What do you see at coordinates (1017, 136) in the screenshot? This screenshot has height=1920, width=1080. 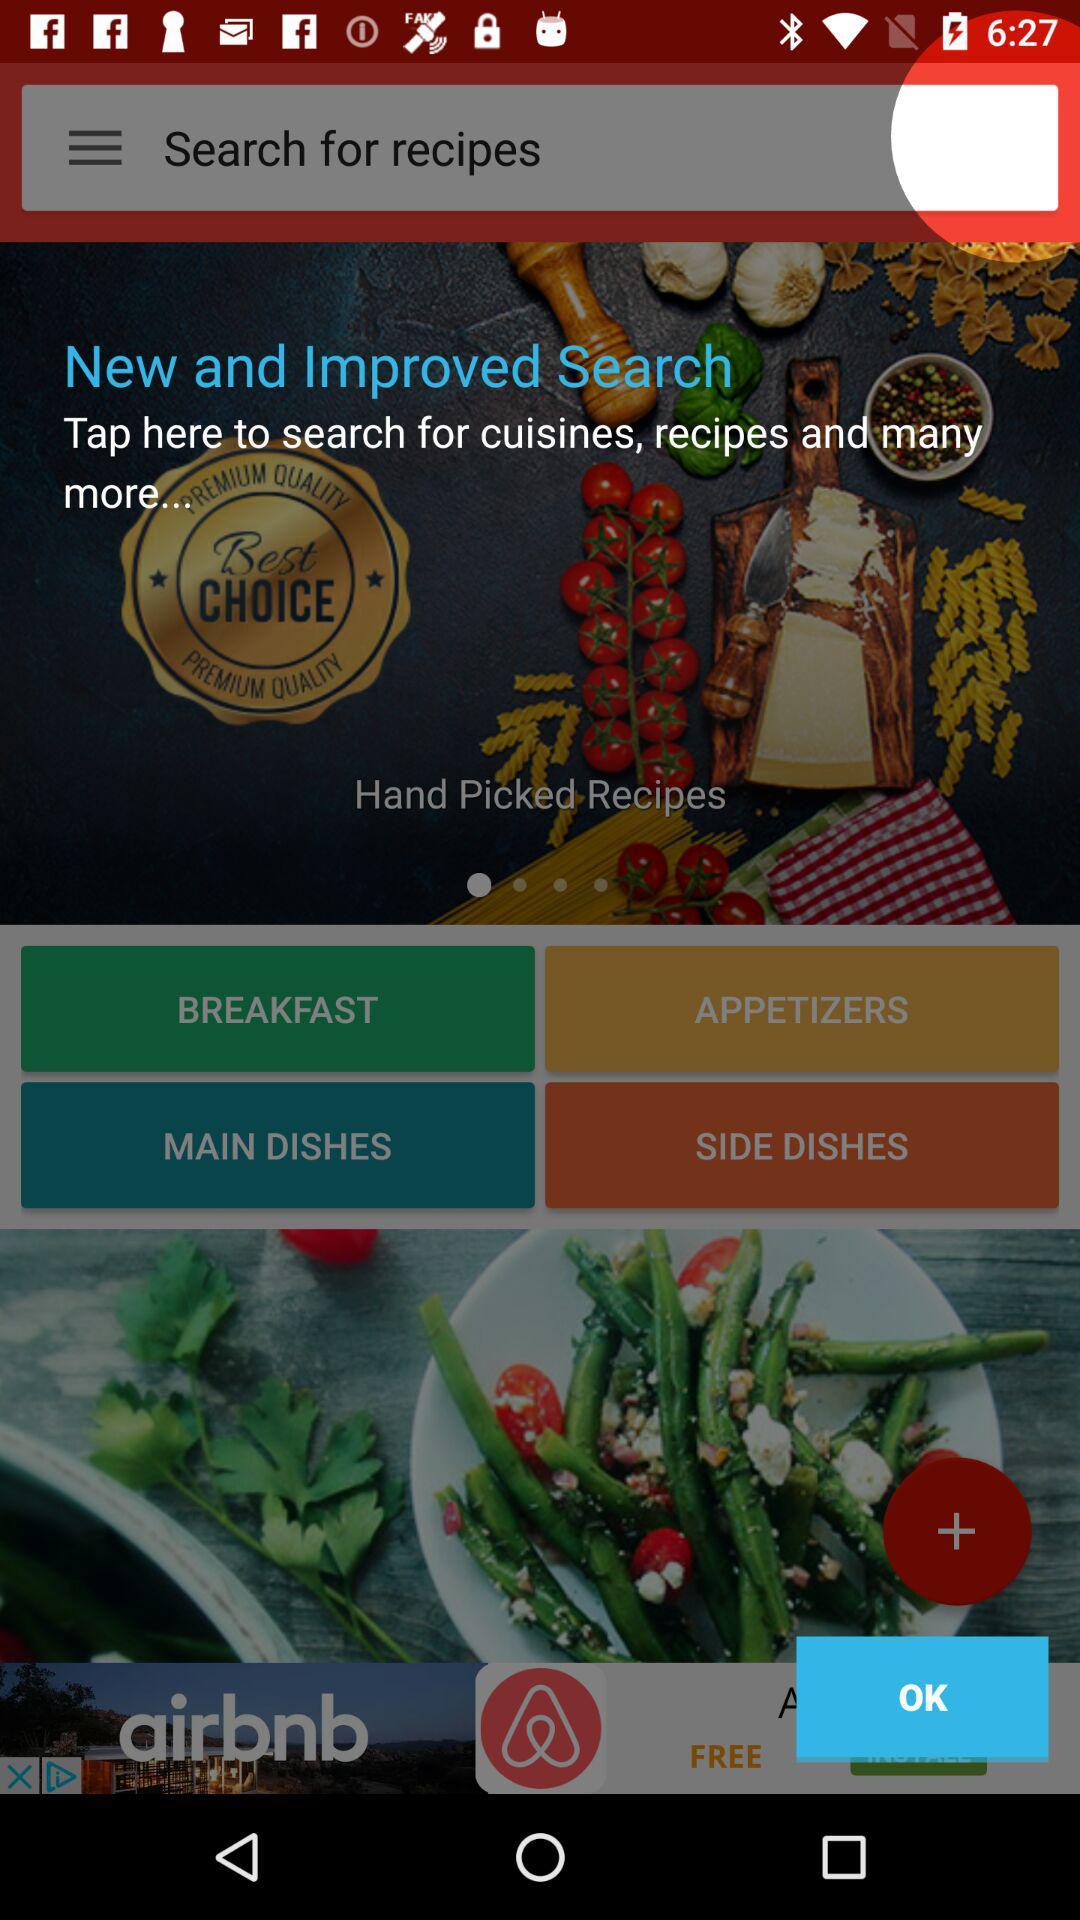 I see `the search bar` at bounding box center [1017, 136].